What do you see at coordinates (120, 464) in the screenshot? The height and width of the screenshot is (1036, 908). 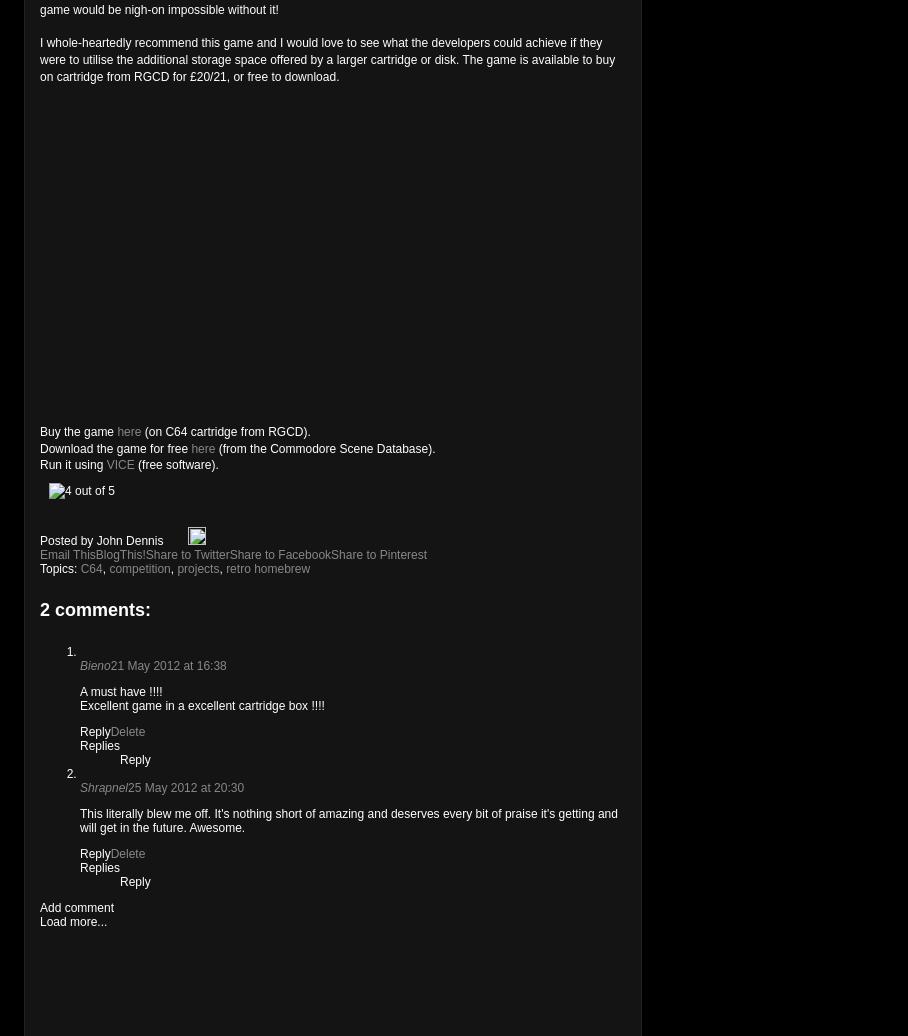 I see `'VICE'` at bounding box center [120, 464].